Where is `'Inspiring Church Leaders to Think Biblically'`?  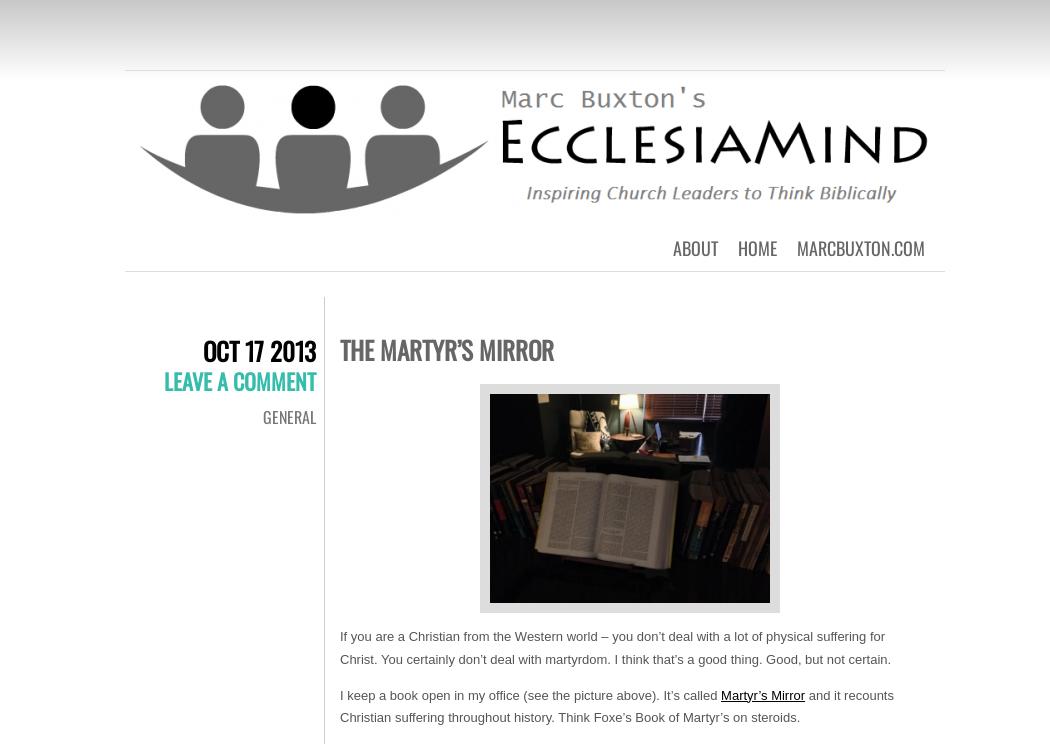 'Inspiring Church Leaders to Think Biblically' is located at coordinates (667, 83).